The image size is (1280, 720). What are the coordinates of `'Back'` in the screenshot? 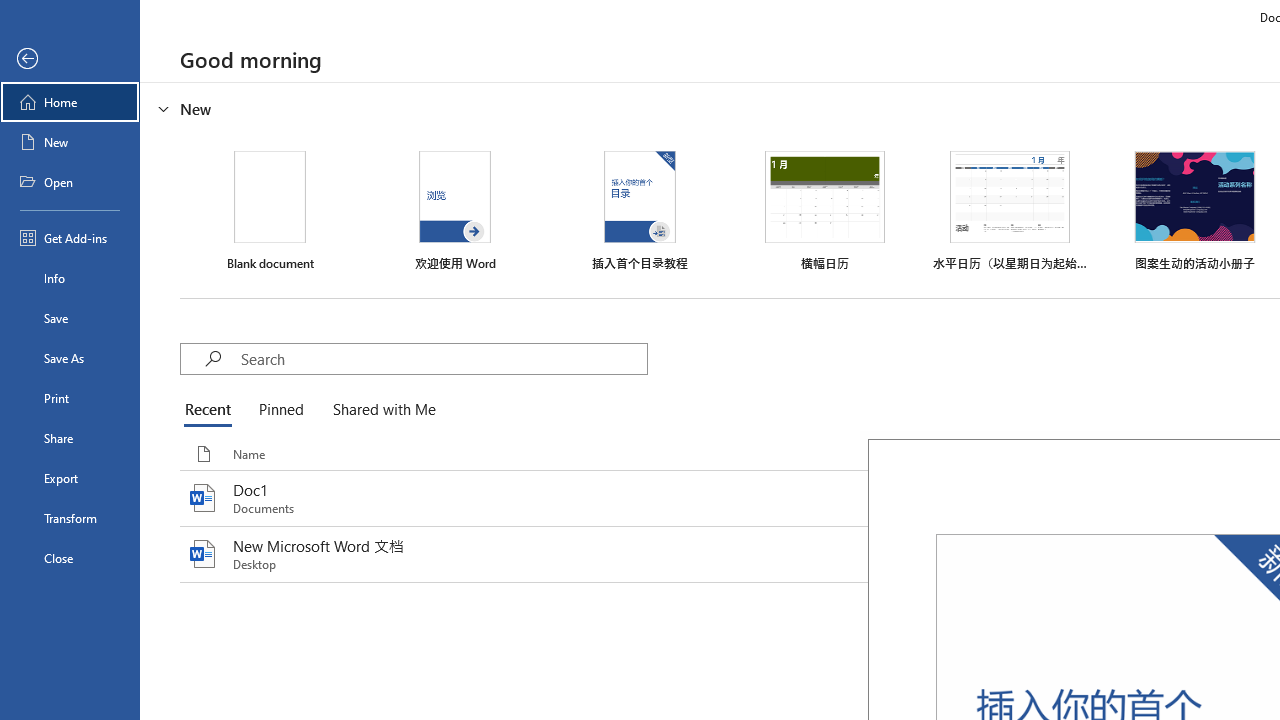 It's located at (69, 58).